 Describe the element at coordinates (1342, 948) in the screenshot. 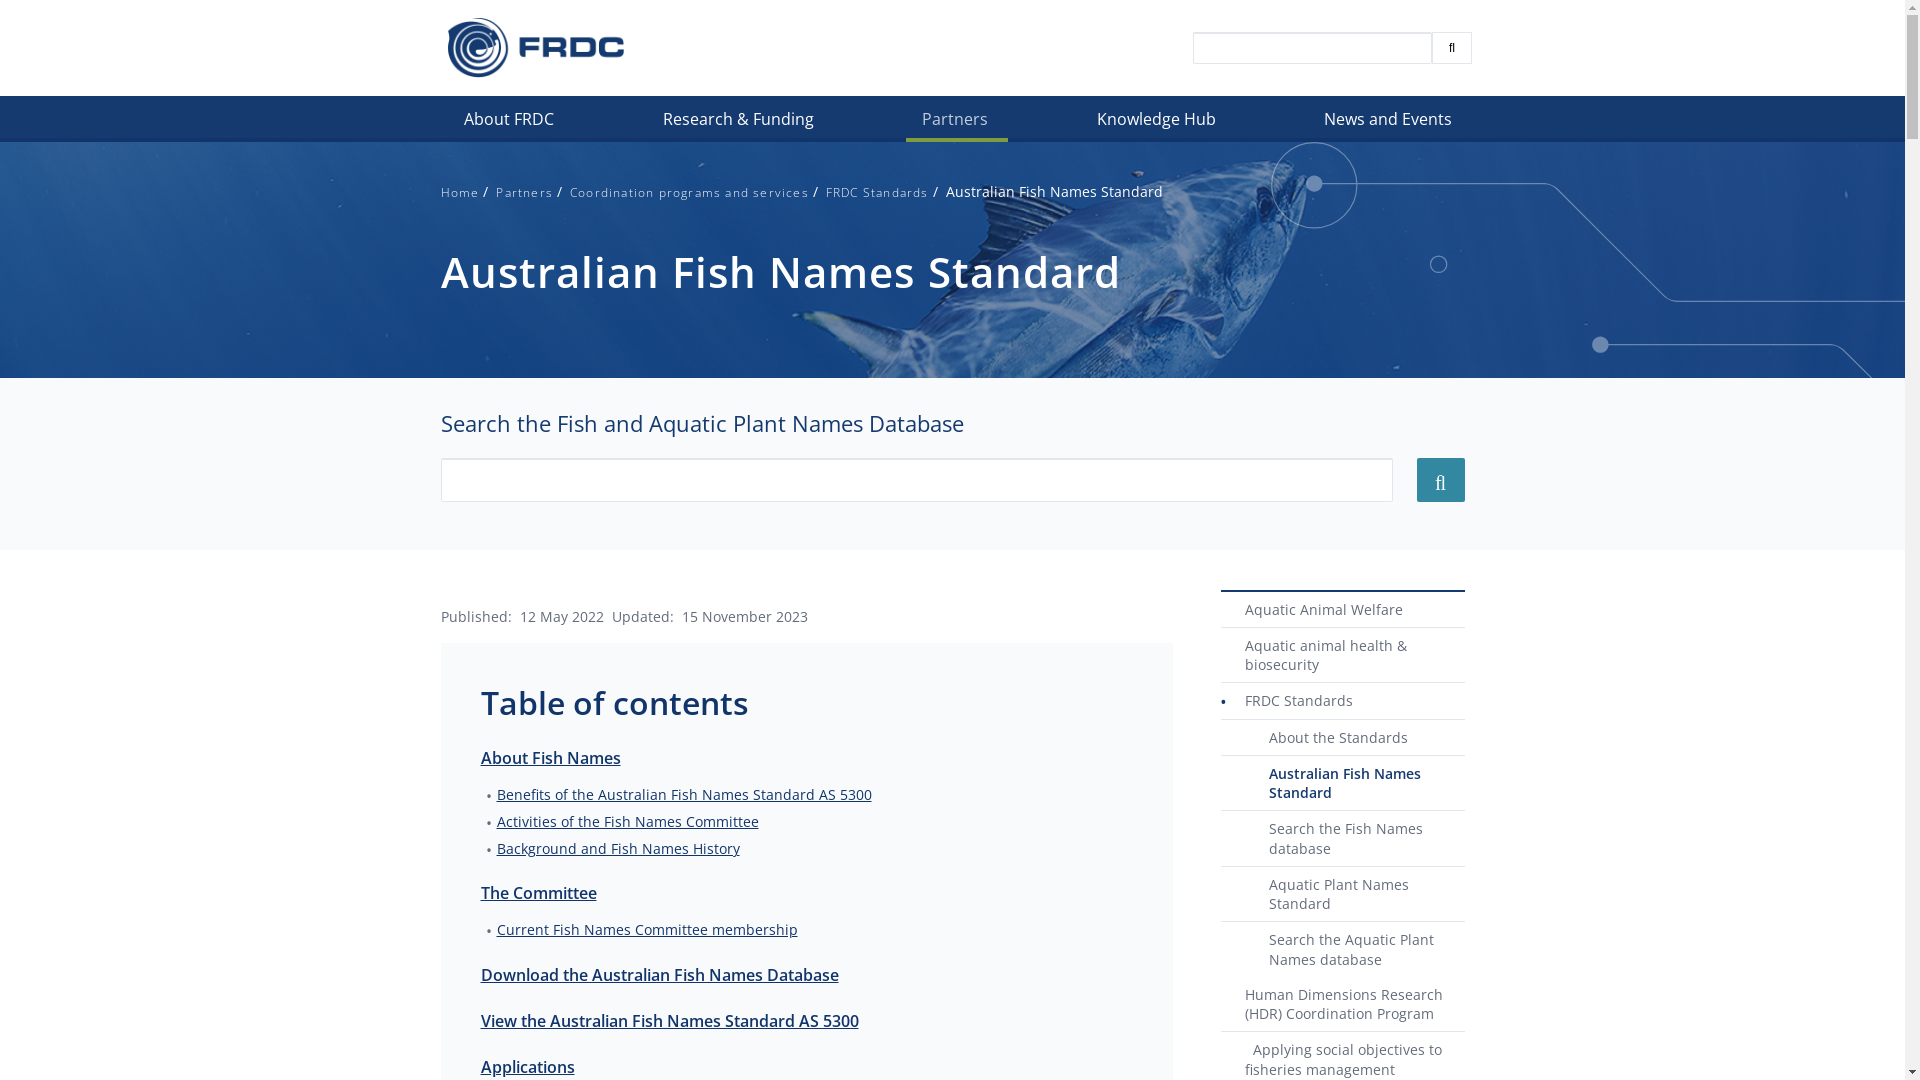

I see `'Search the Aquatic Plant Names database'` at that location.